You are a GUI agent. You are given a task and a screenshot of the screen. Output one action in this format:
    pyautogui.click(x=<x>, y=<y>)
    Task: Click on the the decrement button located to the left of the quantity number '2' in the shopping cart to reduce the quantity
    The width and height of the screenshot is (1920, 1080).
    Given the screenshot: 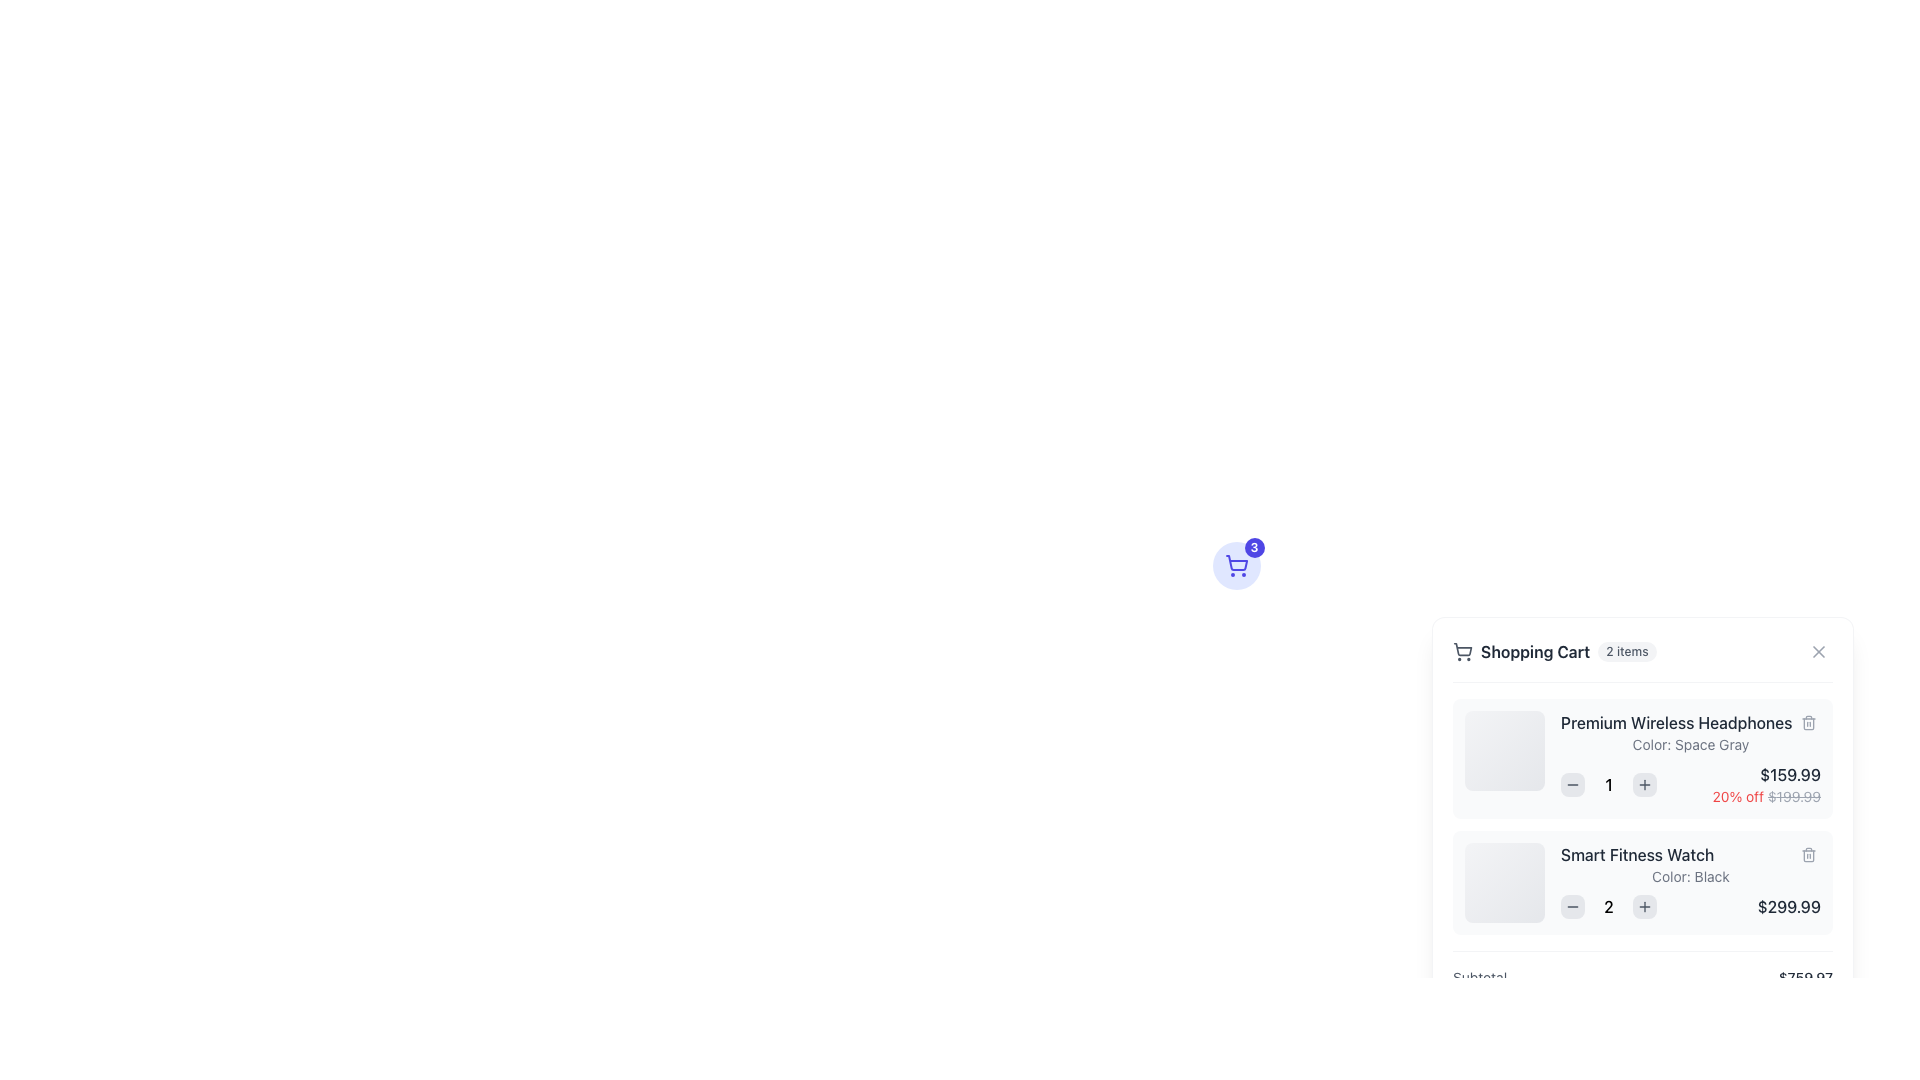 What is the action you would take?
    pyautogui.click(x=1572, y=906)
    